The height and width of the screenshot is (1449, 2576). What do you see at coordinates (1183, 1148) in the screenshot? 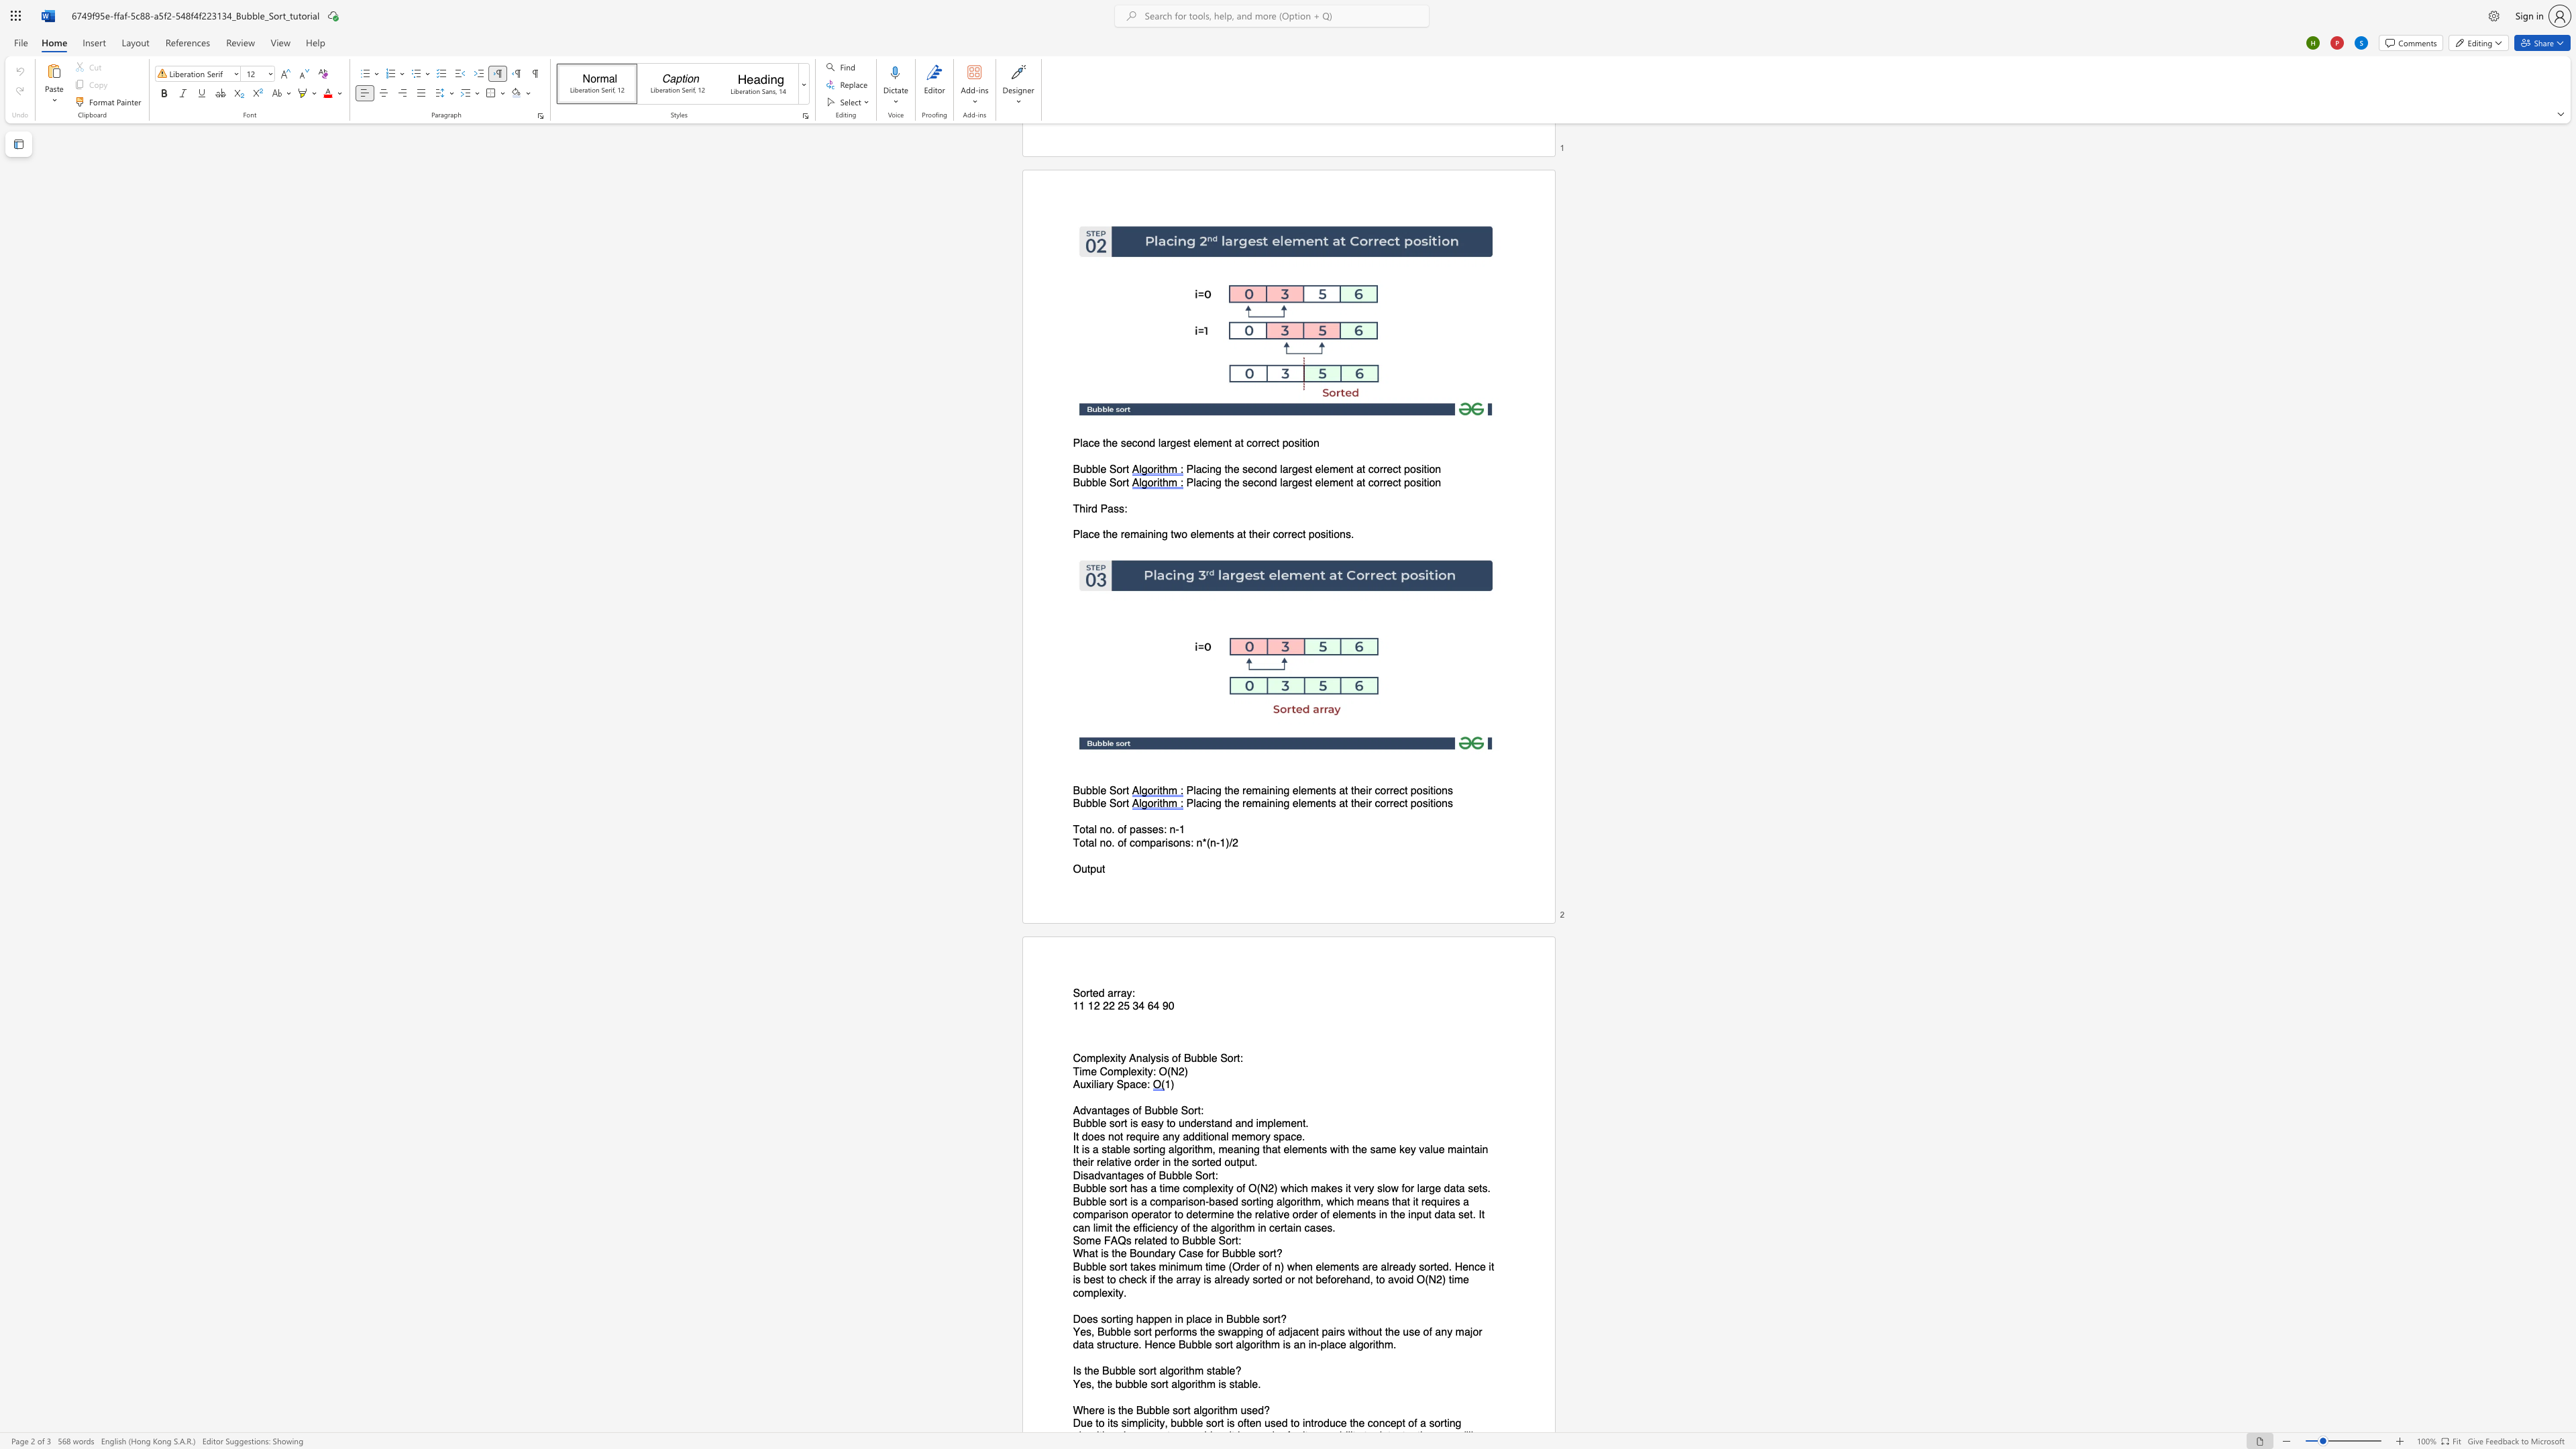
I see `the space between the continuous character "g" and "o" in the text` at bounding box center [1183, 1148].